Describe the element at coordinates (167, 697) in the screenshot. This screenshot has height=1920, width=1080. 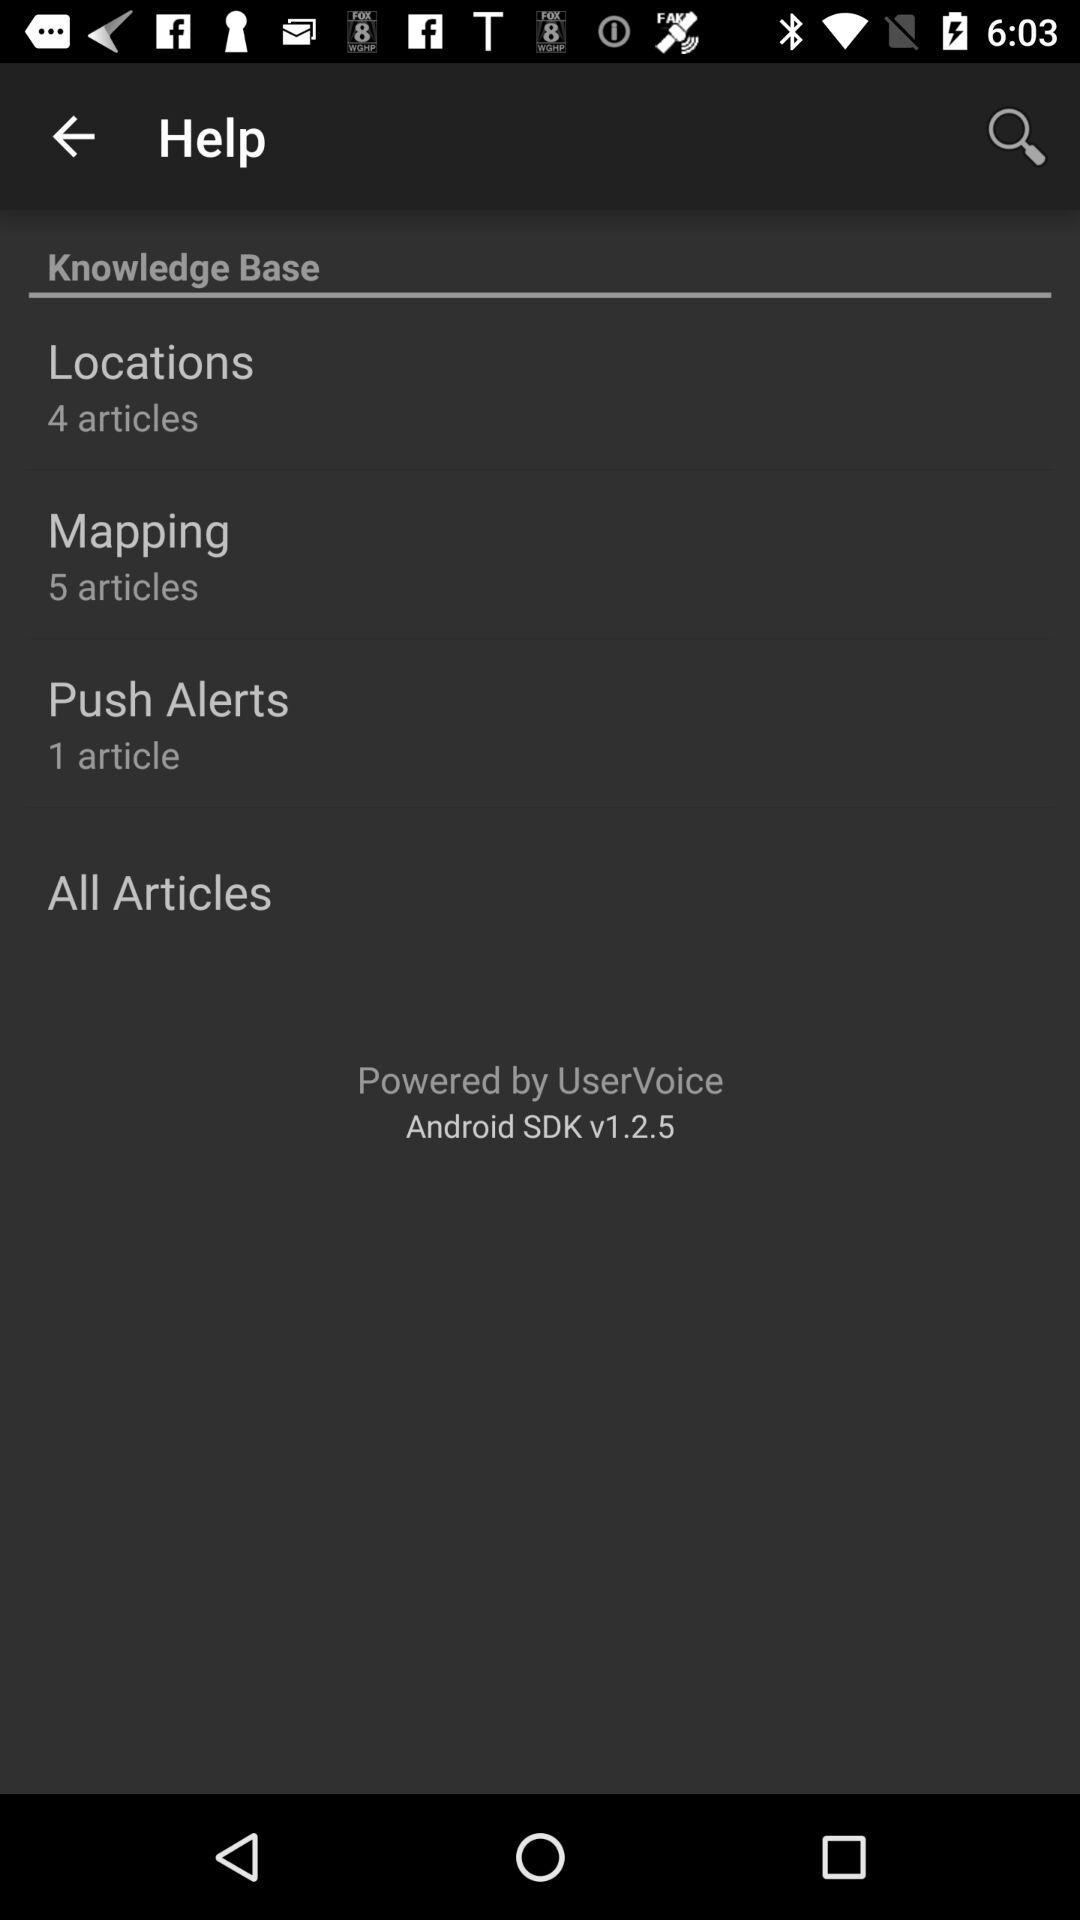
I see `the push alerts icon` at that location.